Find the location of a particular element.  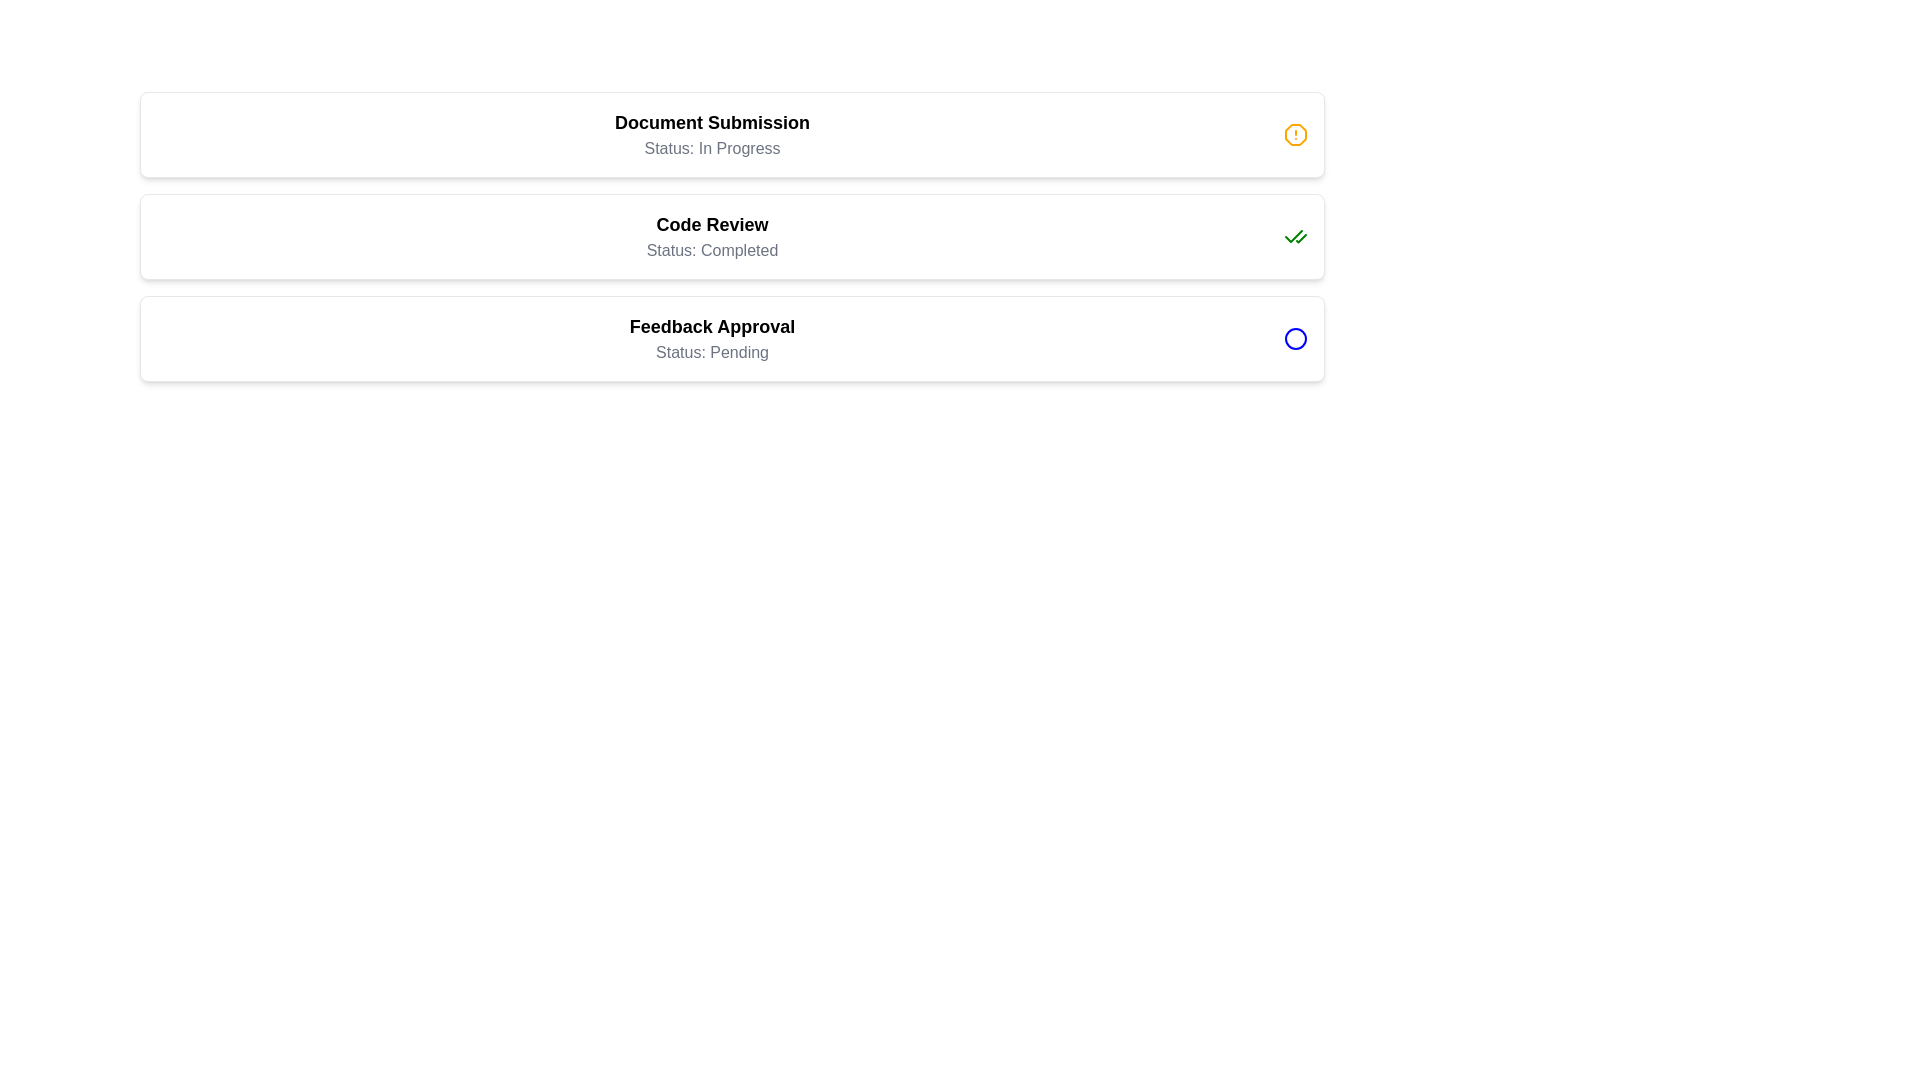

the SVG circle graphic with a medium blue stroke located at the right end of the 'Feedback Approval' status row, aligned with the text 'Status: Pending' is located at coordinates (1296, 338).